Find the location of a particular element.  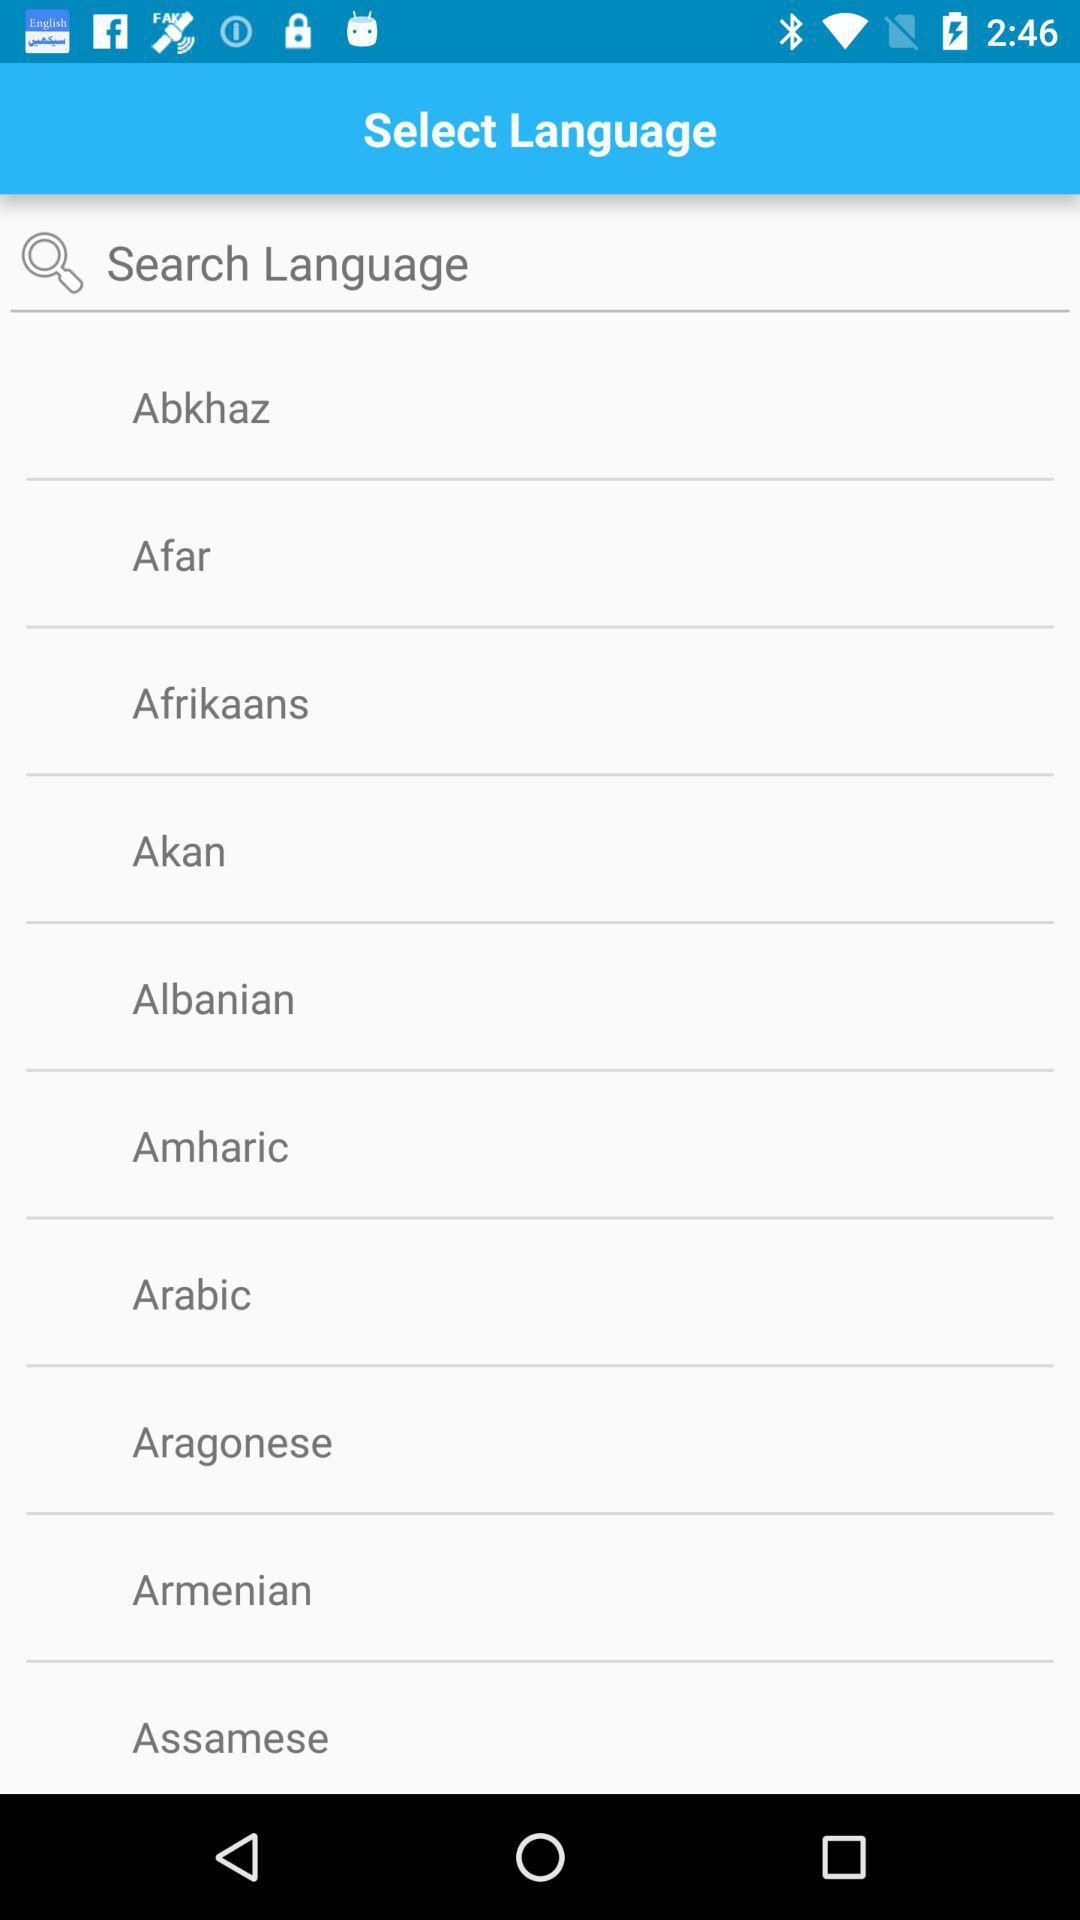

button search is located at coordinates (540, 262).